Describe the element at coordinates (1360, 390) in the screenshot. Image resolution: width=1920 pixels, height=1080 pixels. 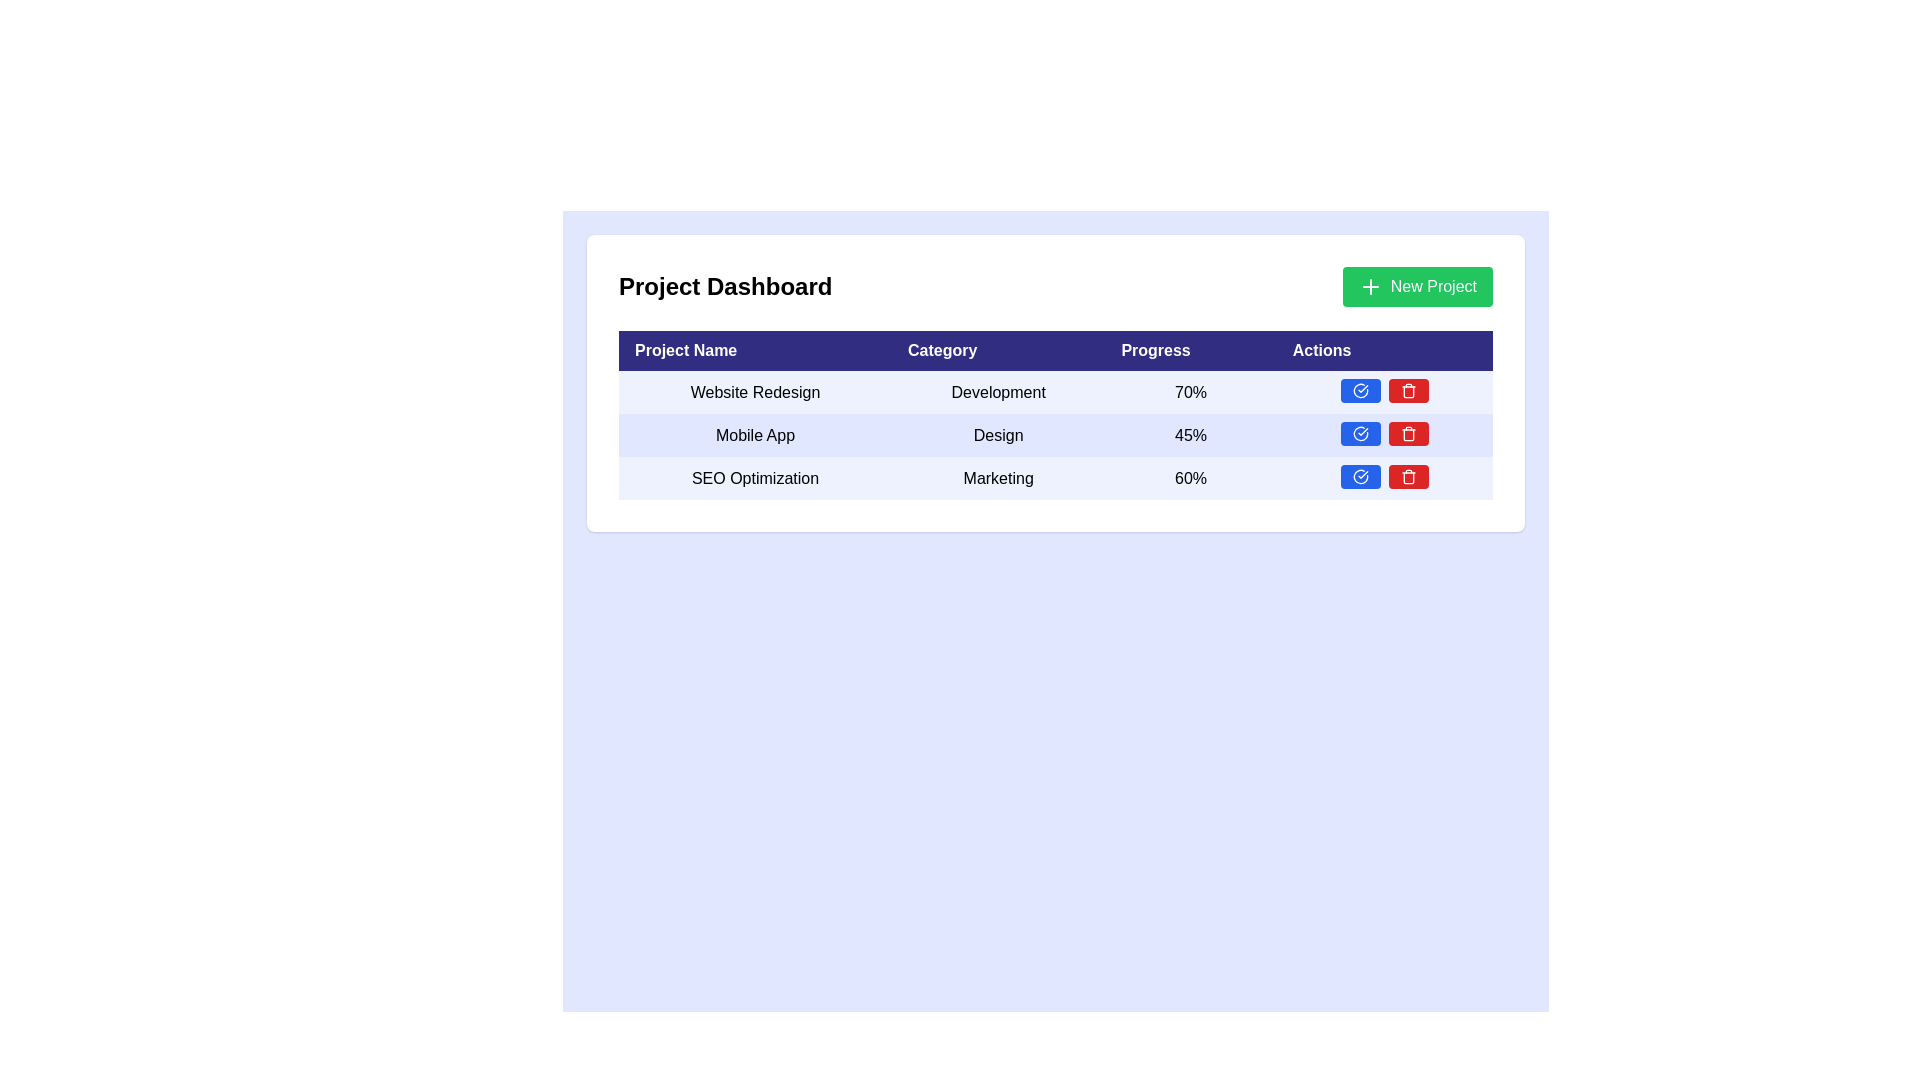
I see `the circular checkmark icon with a blue background, which is the first icon in the 'Actions' column of the first row in the table` at that location.